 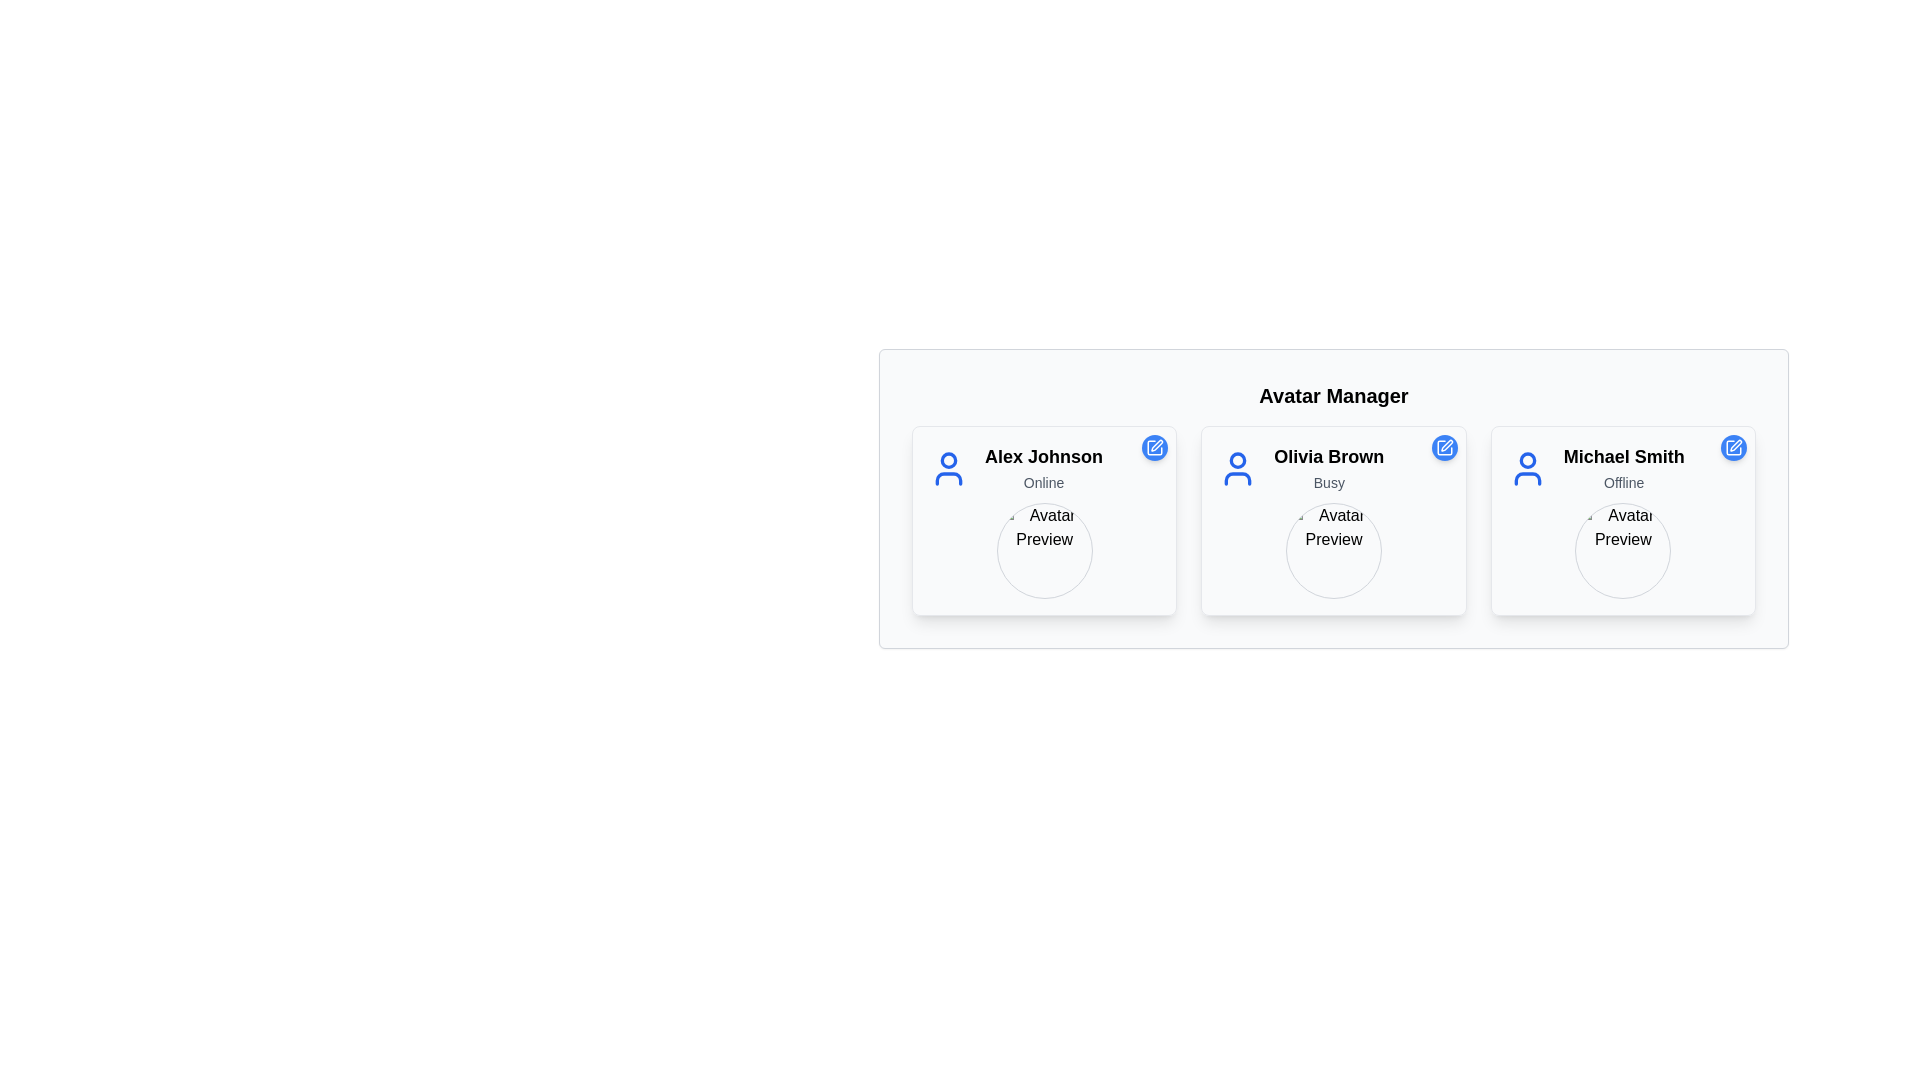 What do you see at coordinates (948, 459) in the screenshot?
I see `the decorative circle element representing the head of the avatar icon for 'Alex Johnson' by clicking on it` at bounding box center [948, 459].